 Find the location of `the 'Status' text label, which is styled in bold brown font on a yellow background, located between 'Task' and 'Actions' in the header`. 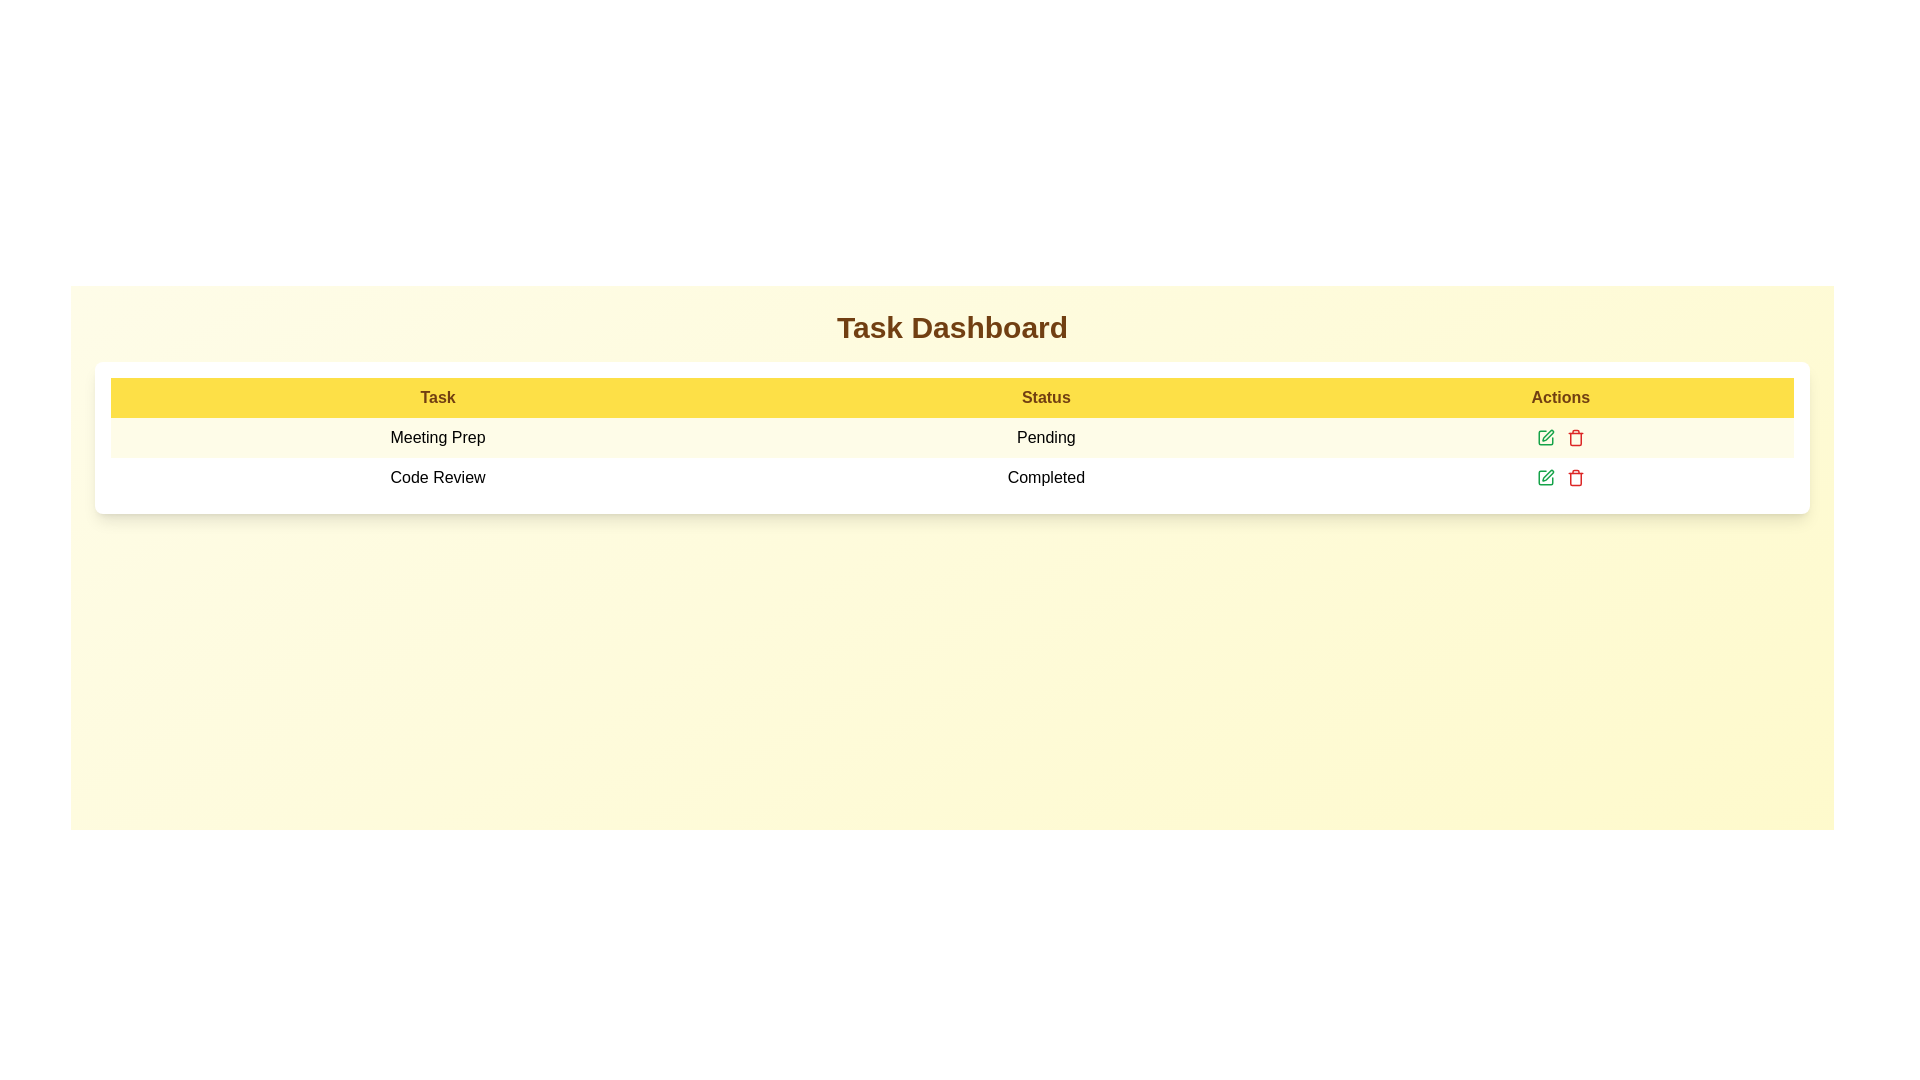

the 'Status' text label, which is styled in bold brown font on a yellow background, located between 'Task' and 'Actions' in the header is located at coordinates (1045, 397).